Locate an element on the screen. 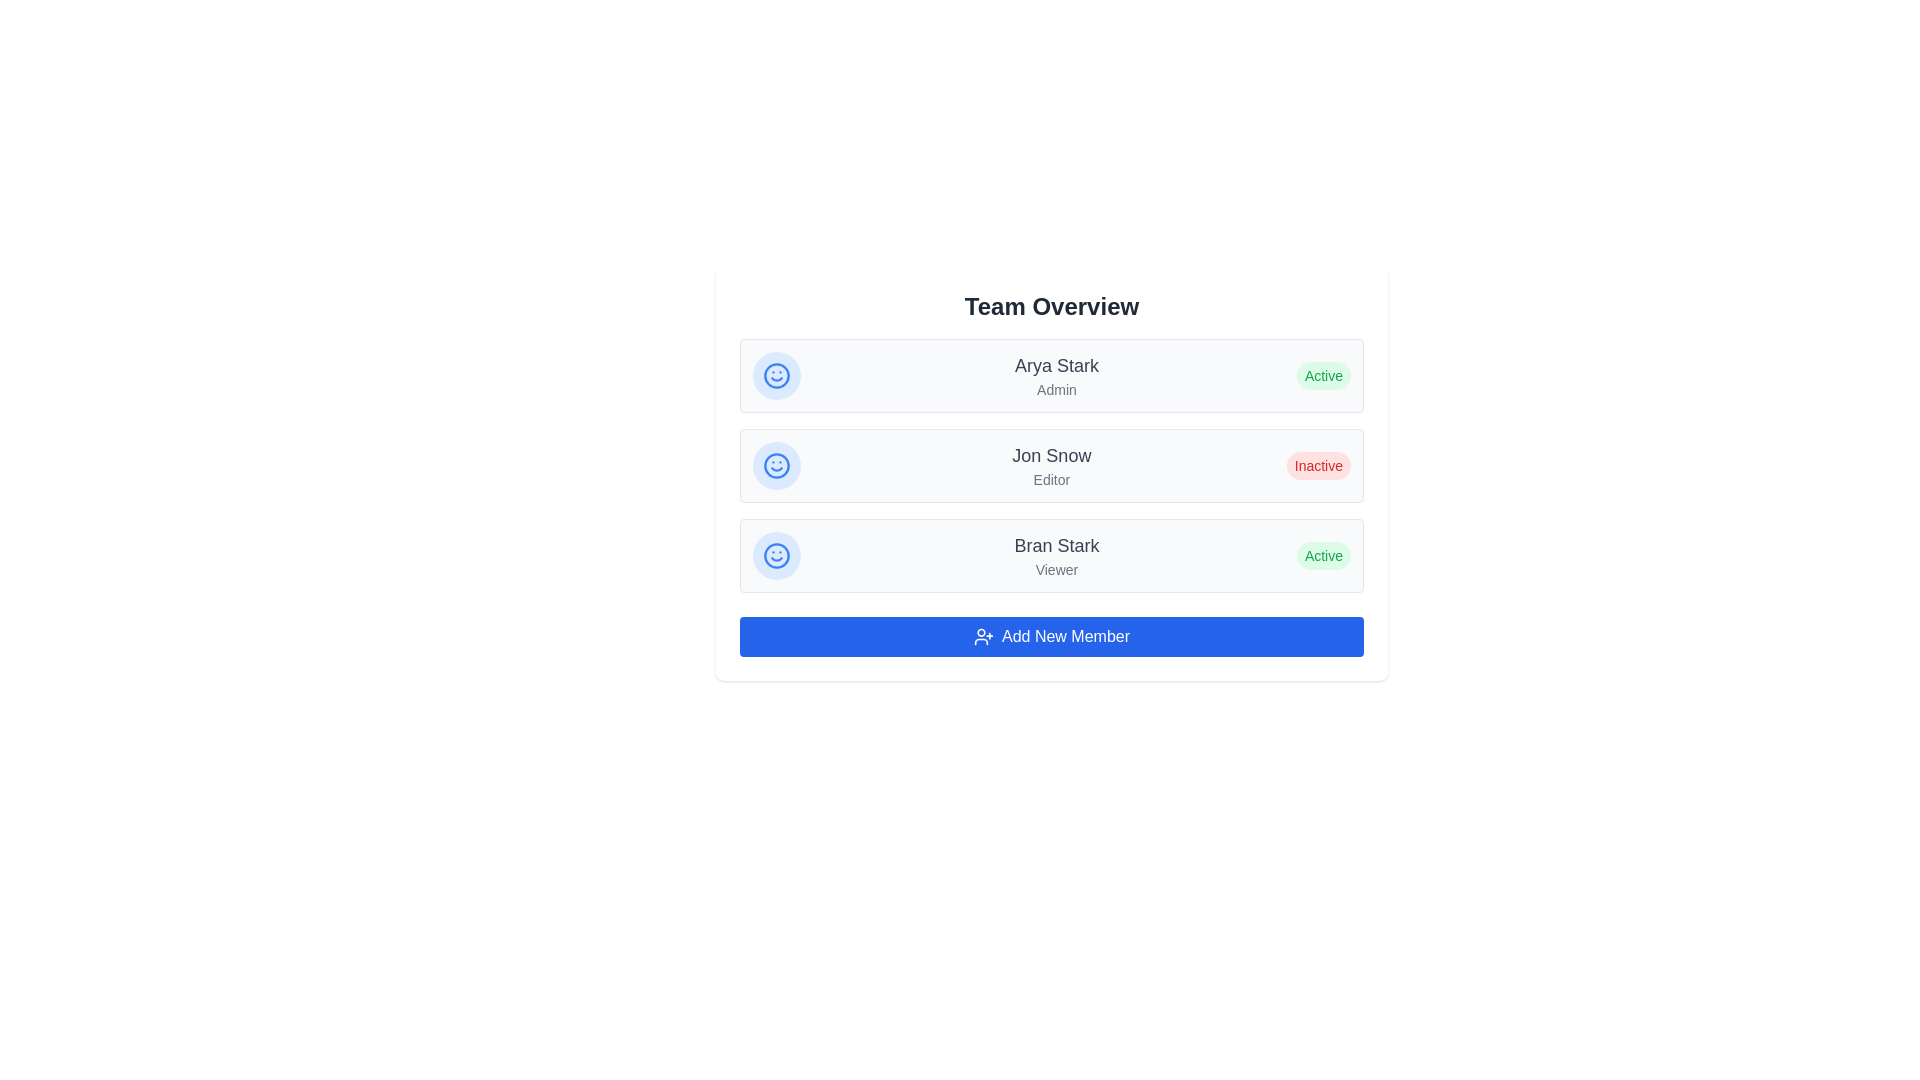  the text element displaying 'Bran Stark' in the 'Team Overview' list, which is located in the third row and appears in bold dark gray font is located at coordinates (1055, 546).